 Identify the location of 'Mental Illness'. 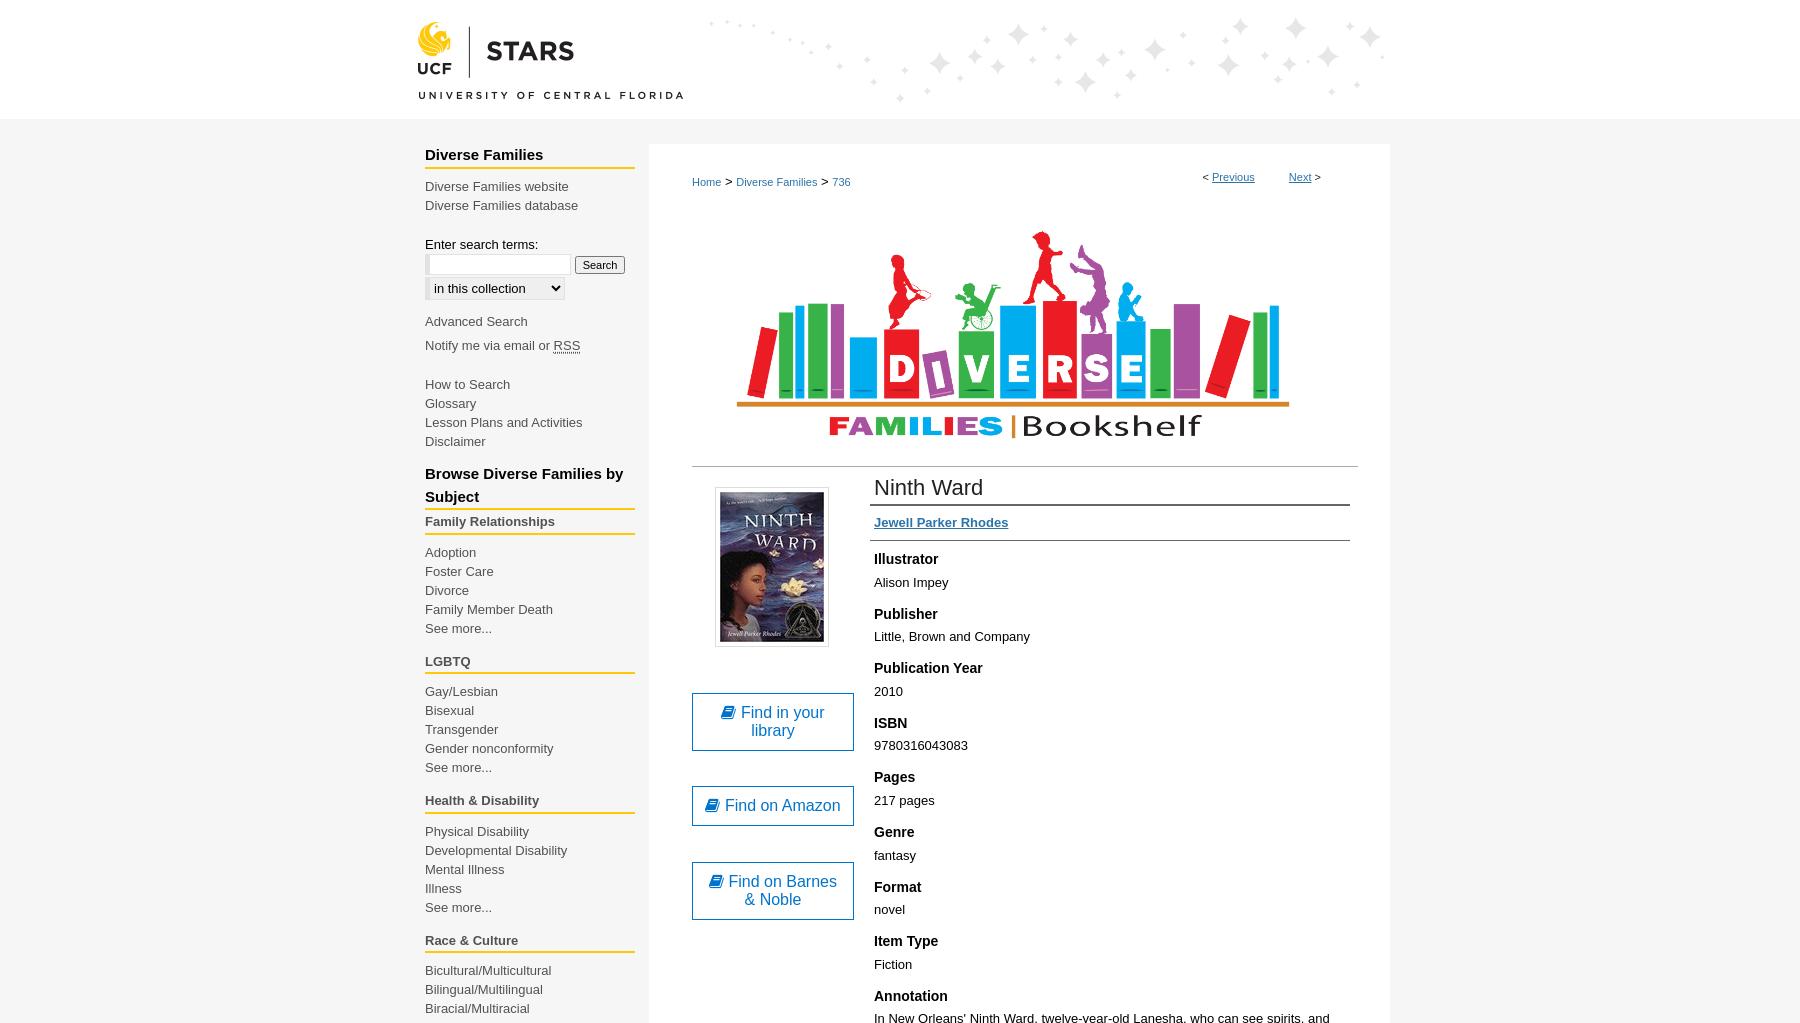
(463, 868).